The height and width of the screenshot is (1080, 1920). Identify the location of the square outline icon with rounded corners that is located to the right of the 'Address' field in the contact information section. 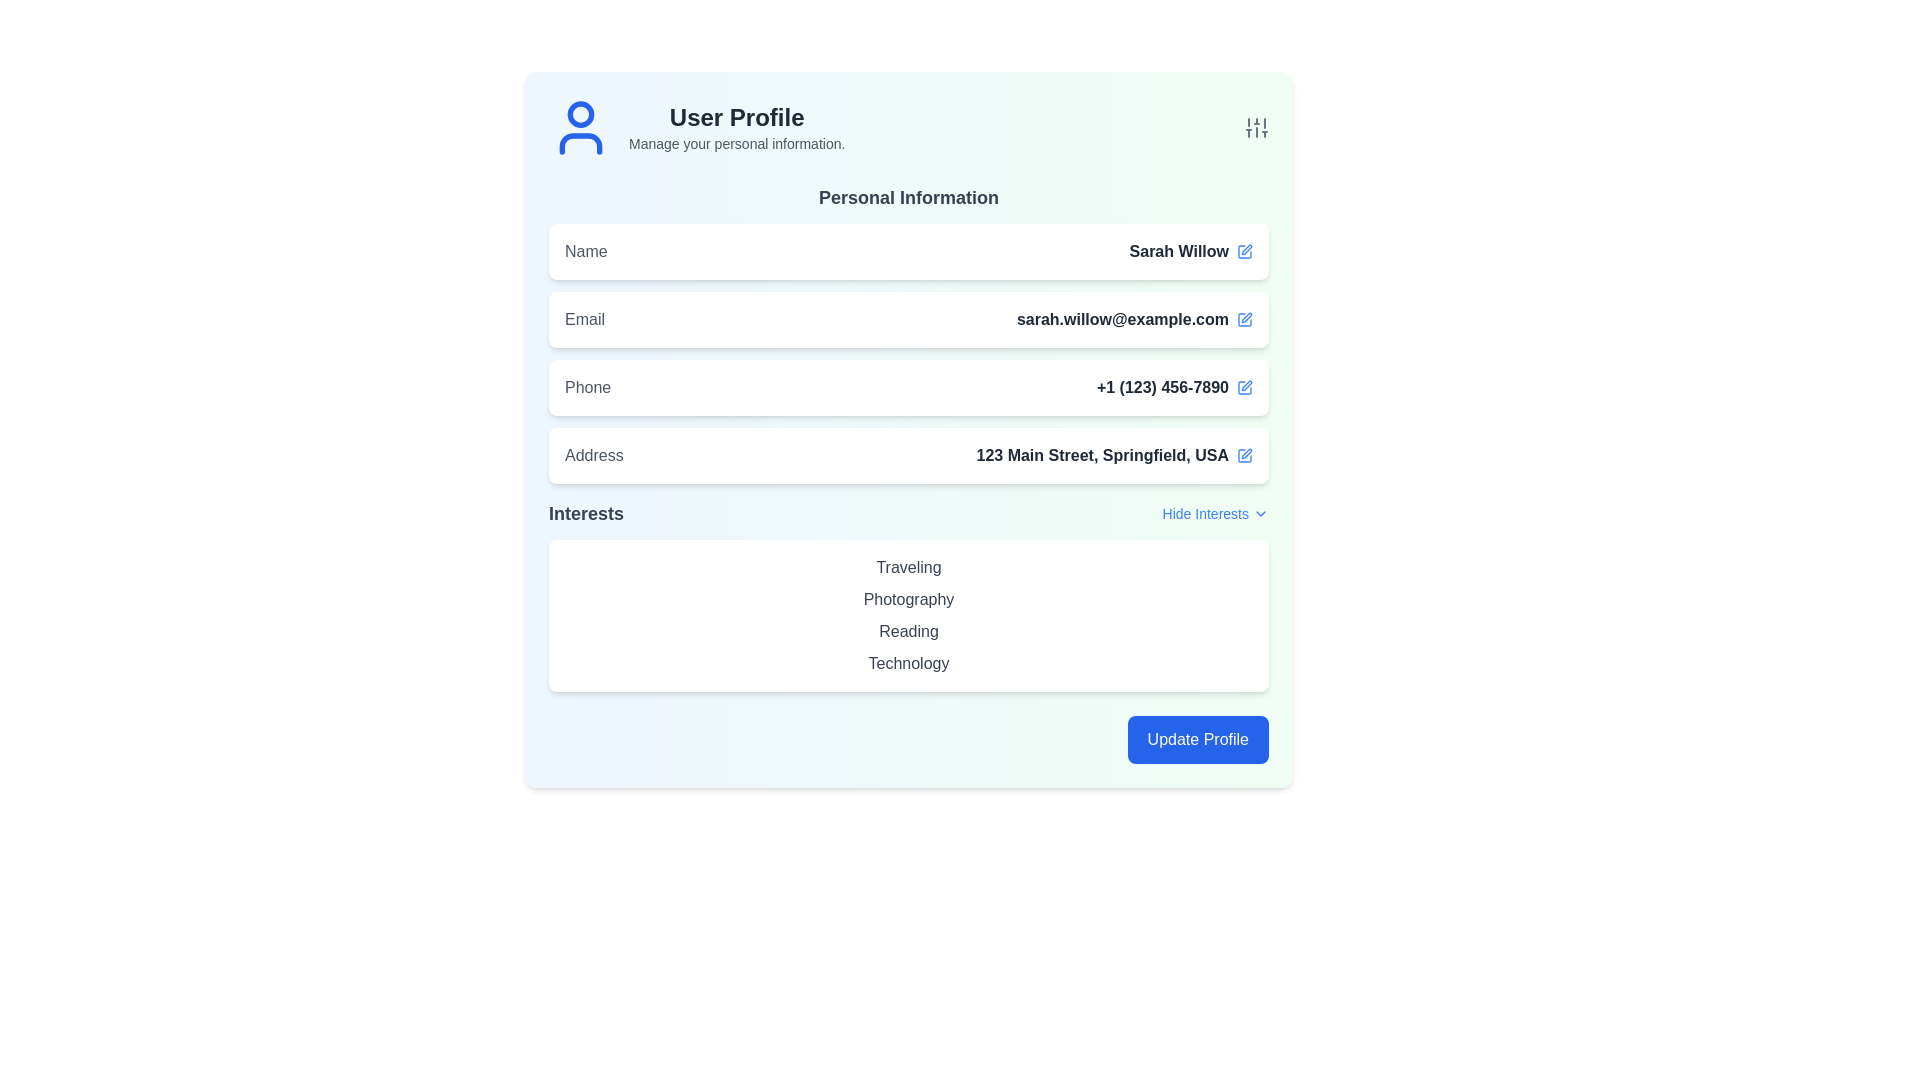
(1243, 455).